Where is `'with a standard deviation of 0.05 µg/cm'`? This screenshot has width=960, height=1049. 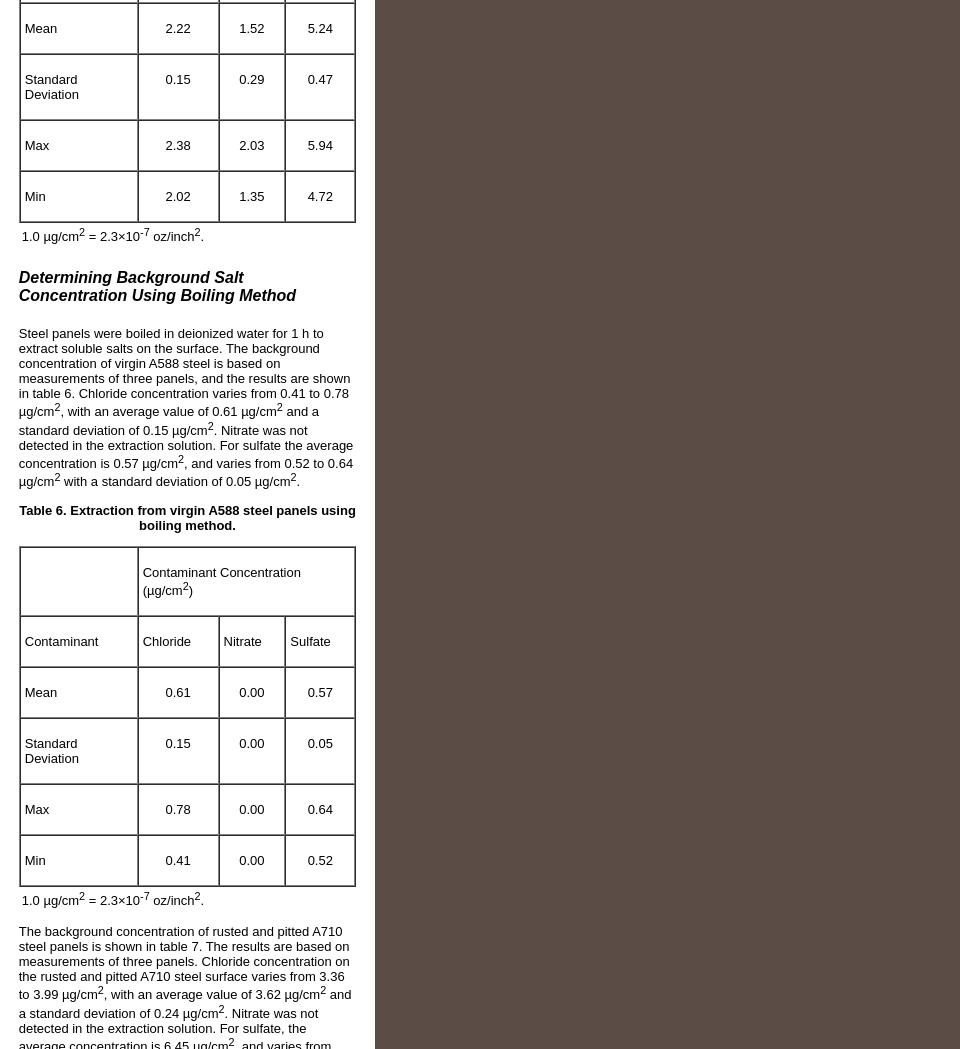
'with a standard deviation of 0.05 µg/cm' is located at coordinates (174, 481).